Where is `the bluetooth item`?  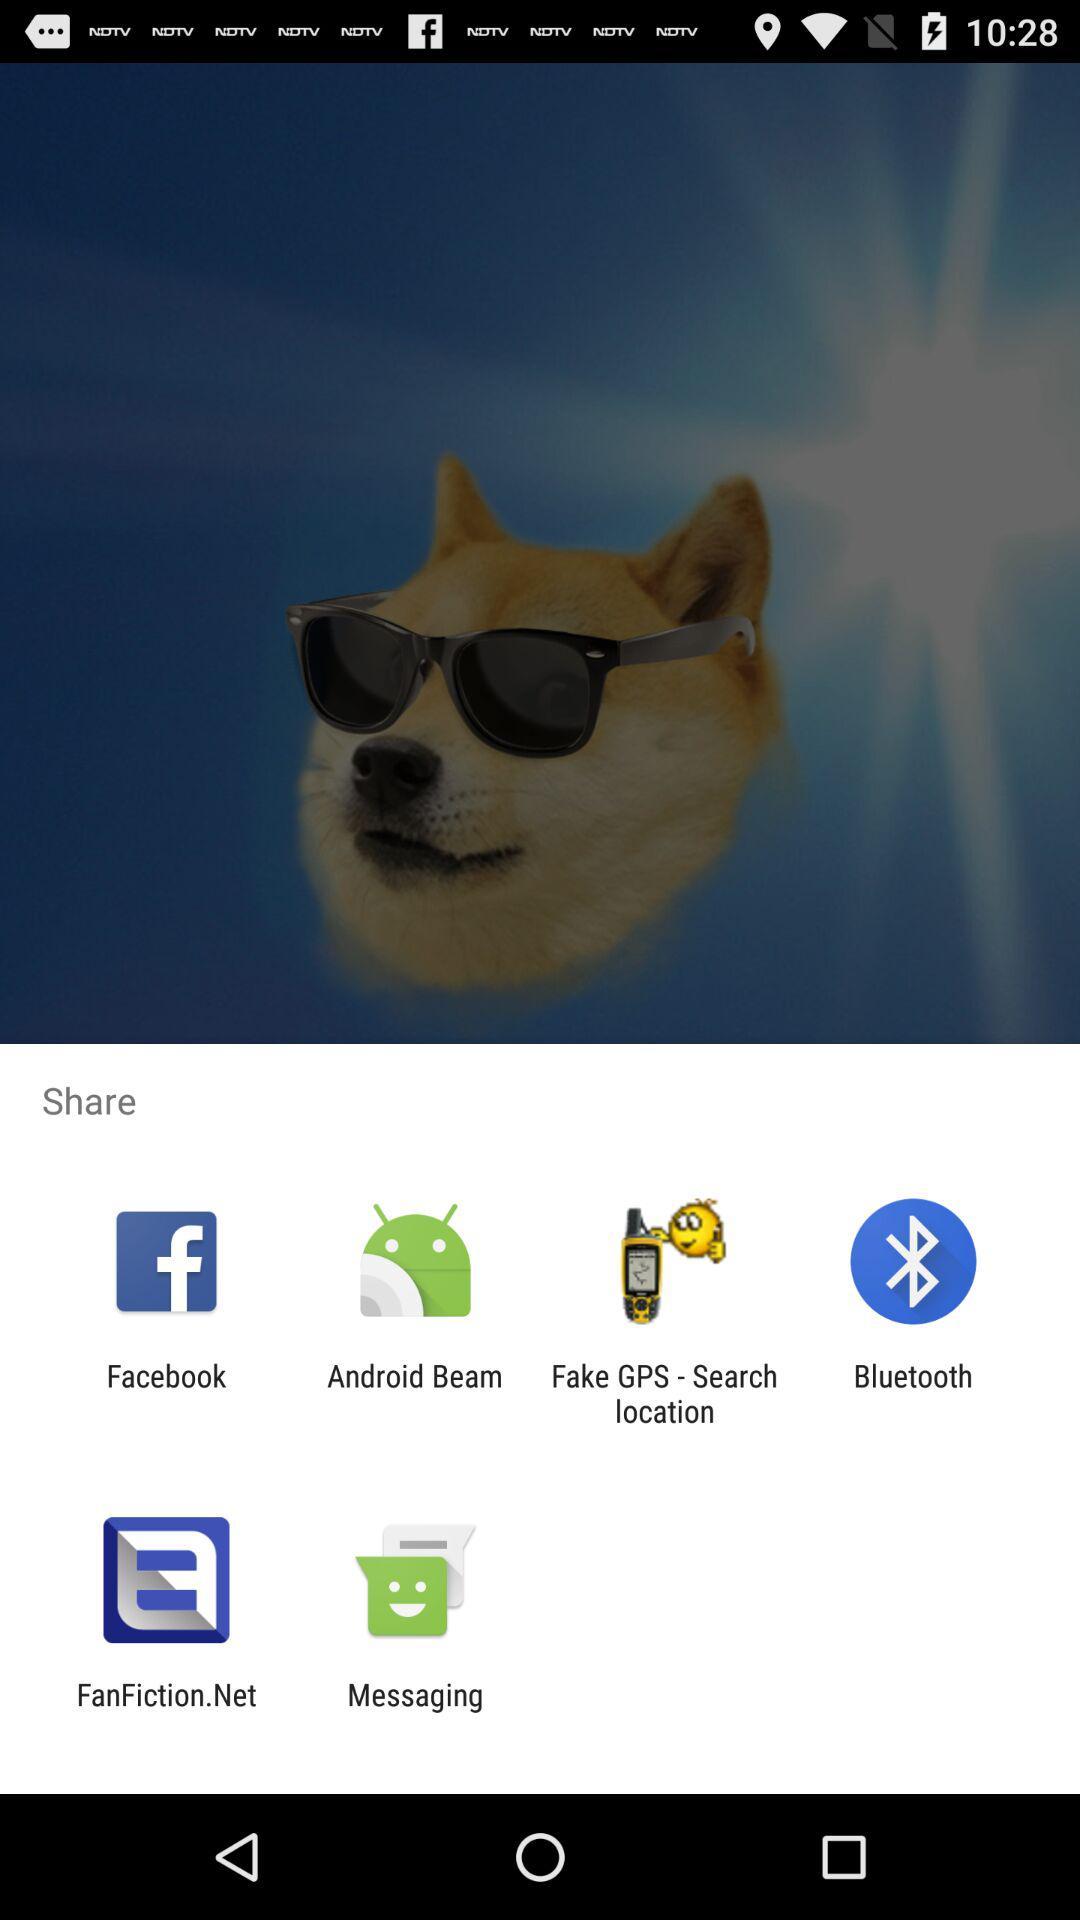 the bluetooth item is located at coordinates (913, 1392).